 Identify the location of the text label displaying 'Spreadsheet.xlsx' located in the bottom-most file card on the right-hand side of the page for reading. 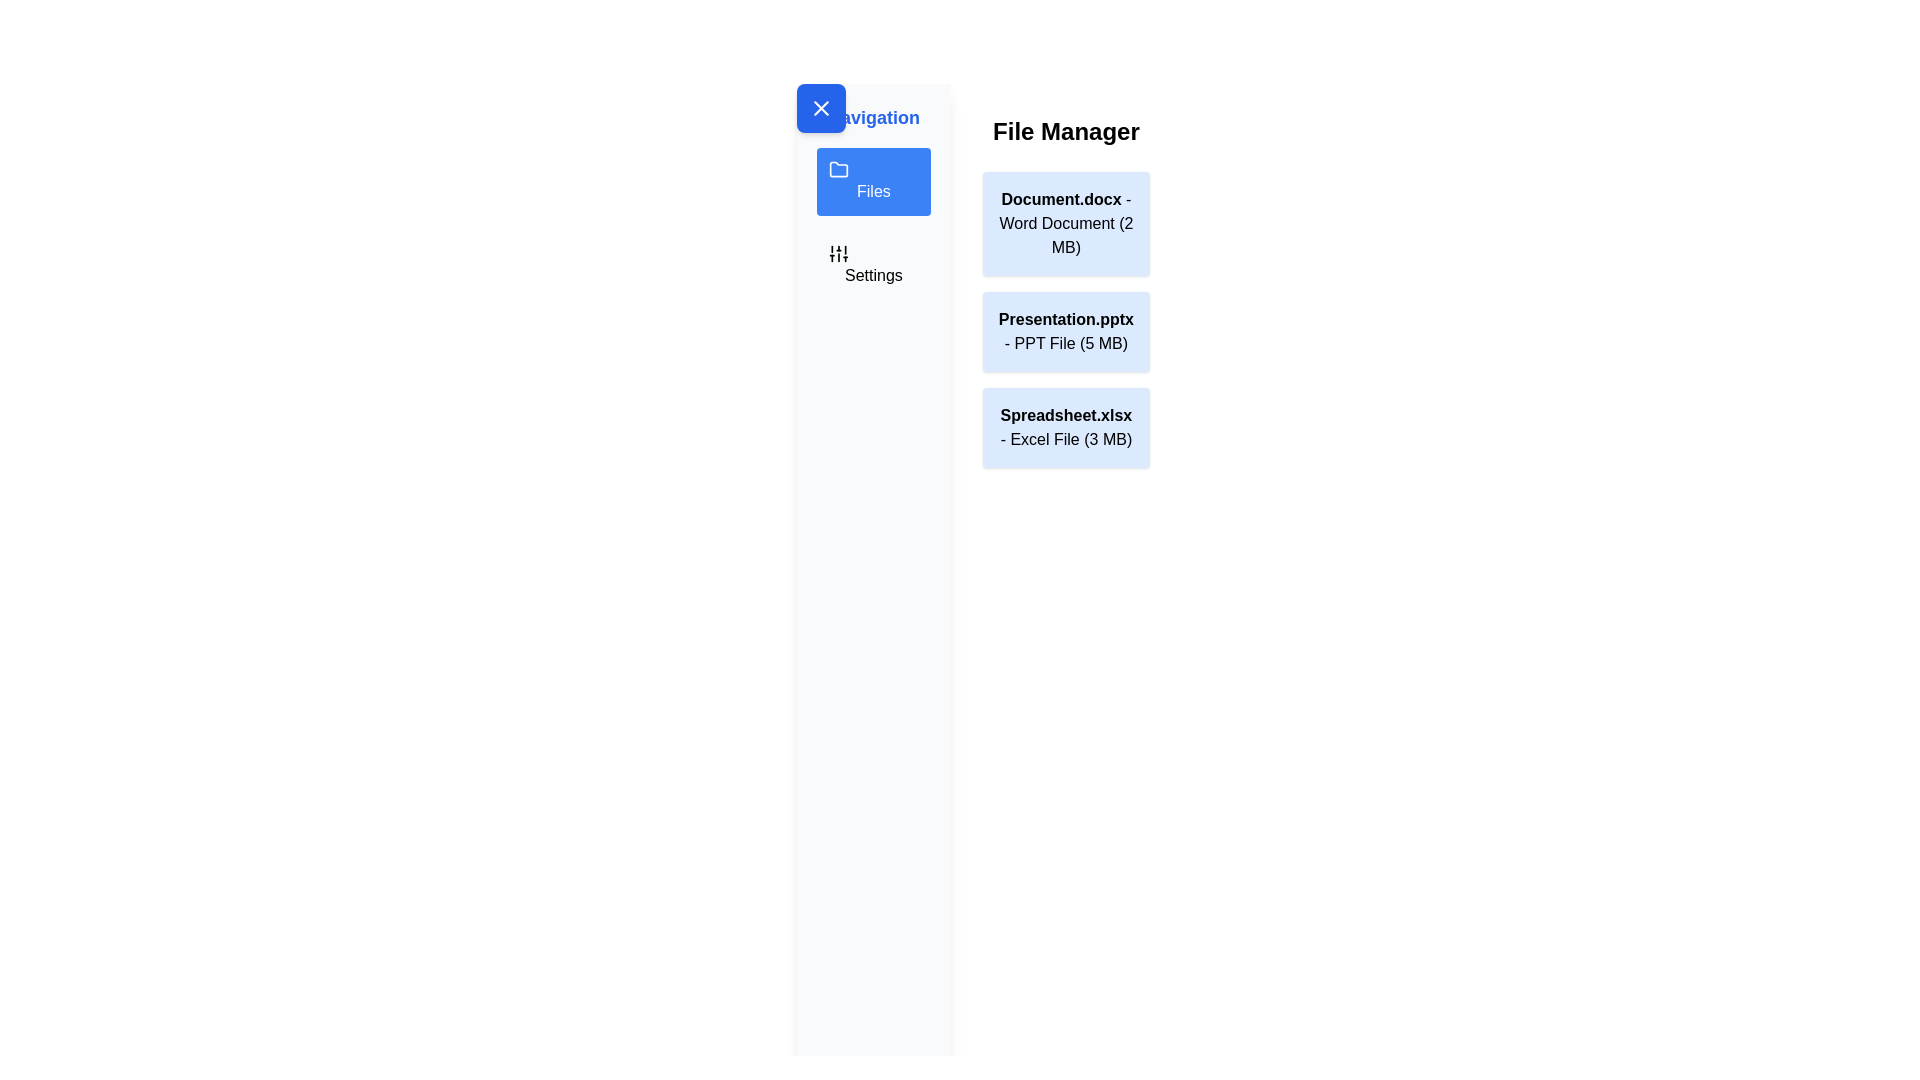
(1065, 414).